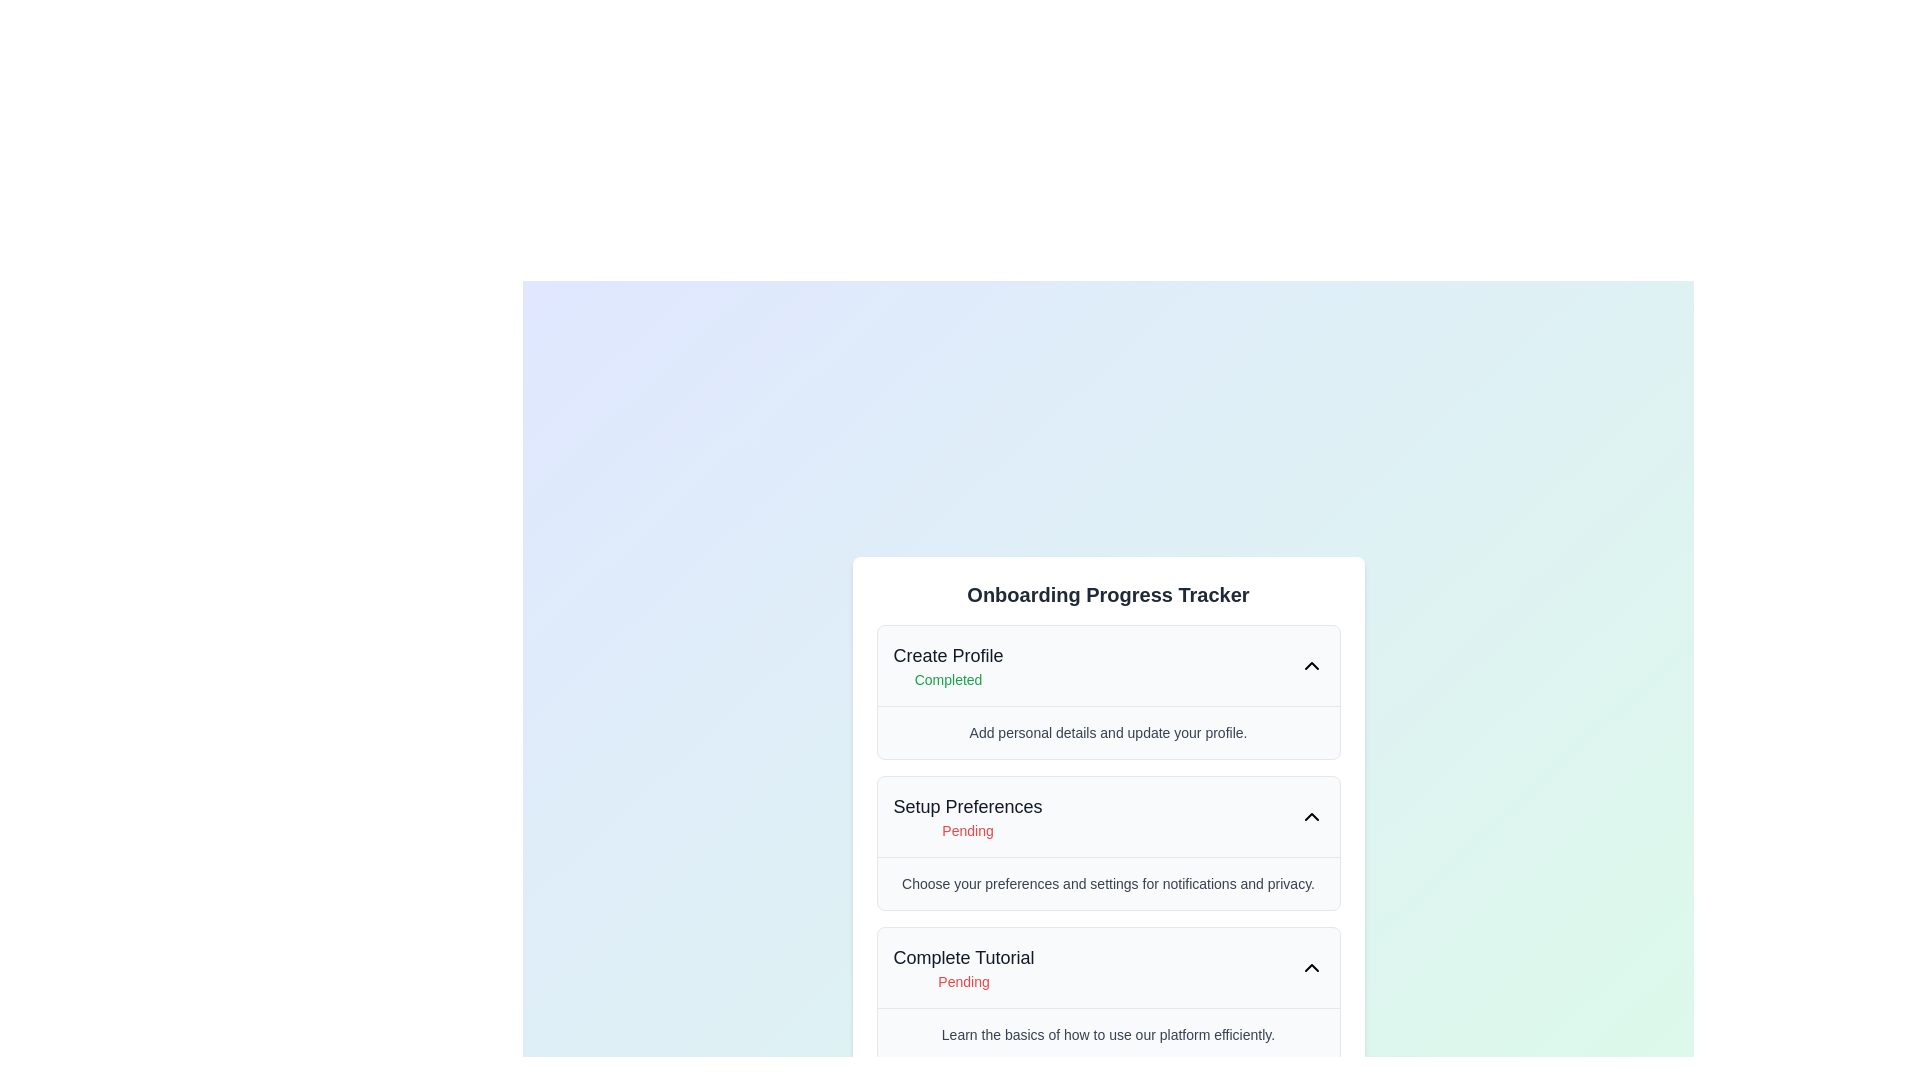  Describe the element at coordinates (968, 816) in the screenshot. I see `the 'Setup Preferences' text block in the Onboarding Progress Tracker` at that location.